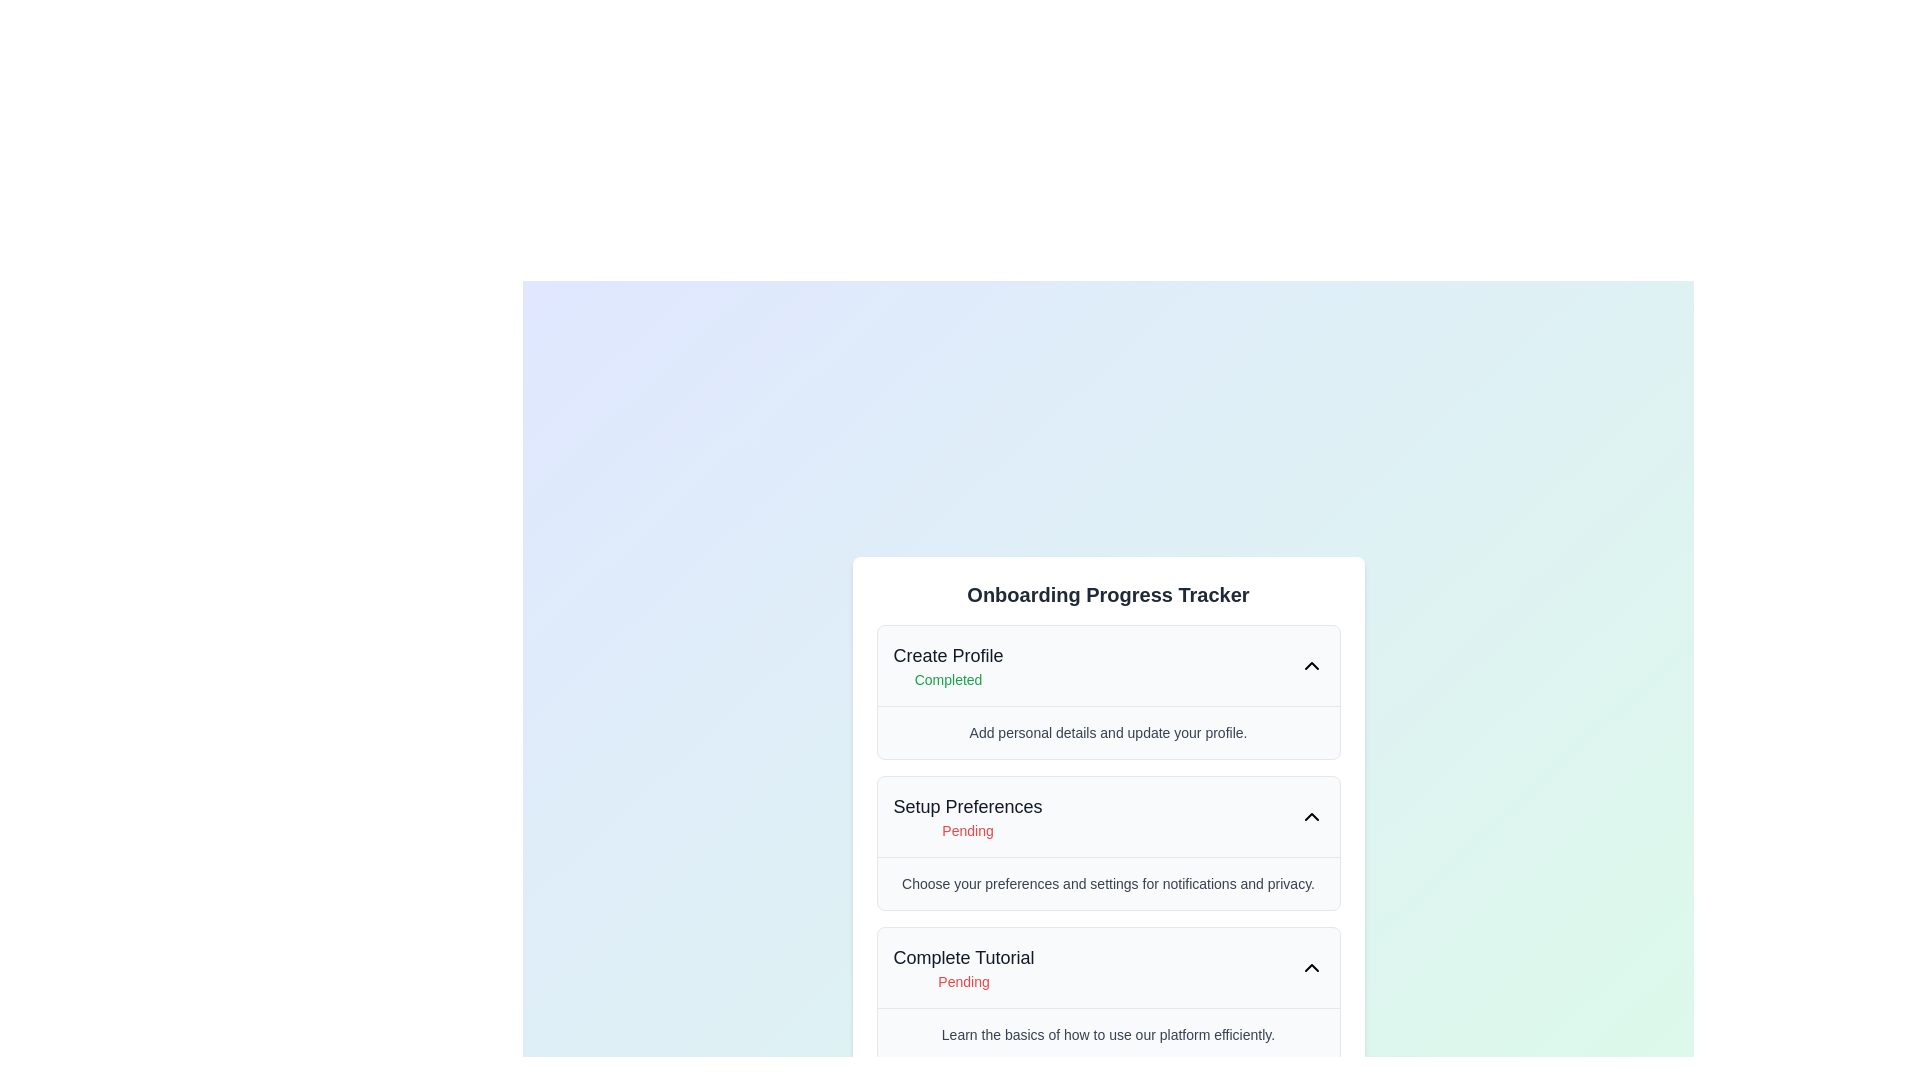  Describe the element at coordinates (968, 816) in the screenshot. I see `the 'Setup Preferences' text block in the Onboarding Progress Tracker` at that location.